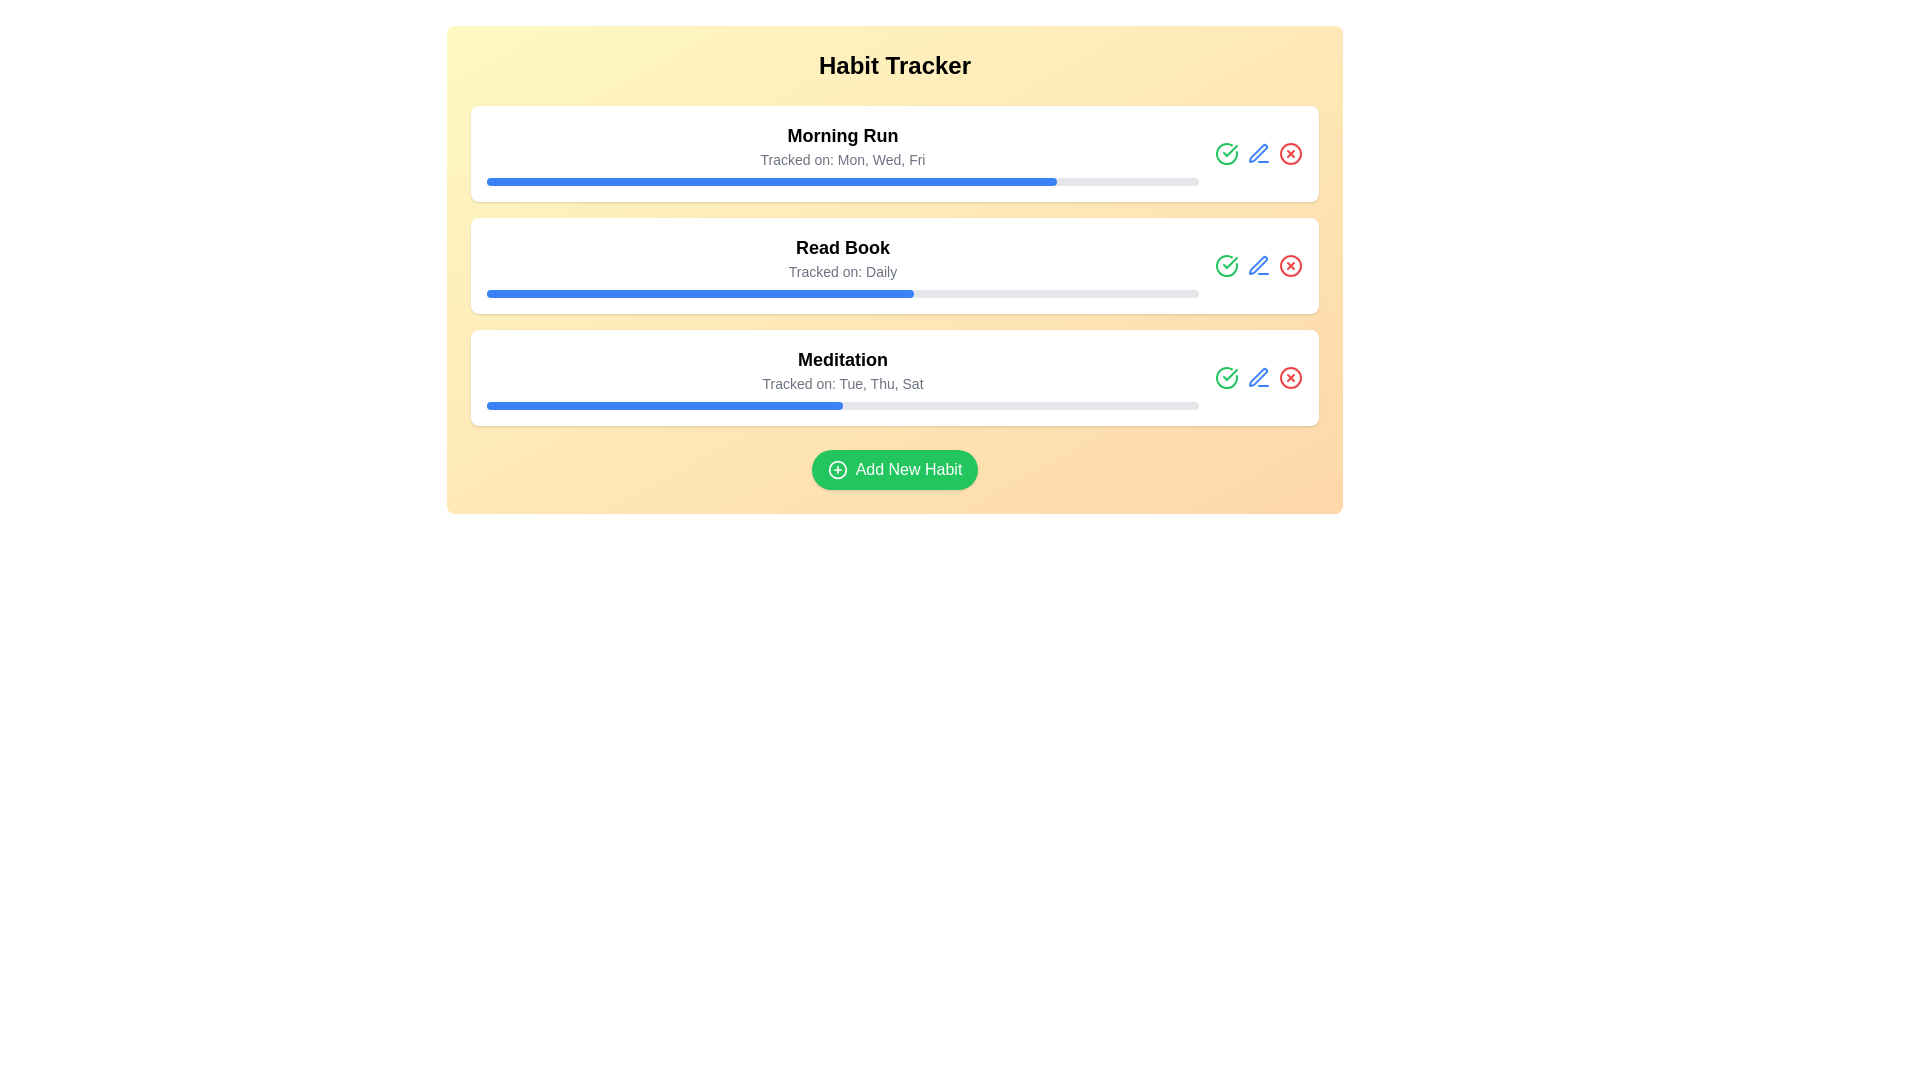 The width and height of the screenshot is (1920, 1080). Describe the element at coordinates (1256, 152) in the screenshot. I see `the edit icon located to the far right of the 'Read Book' habit entry to initiate editing of its details` at that location.